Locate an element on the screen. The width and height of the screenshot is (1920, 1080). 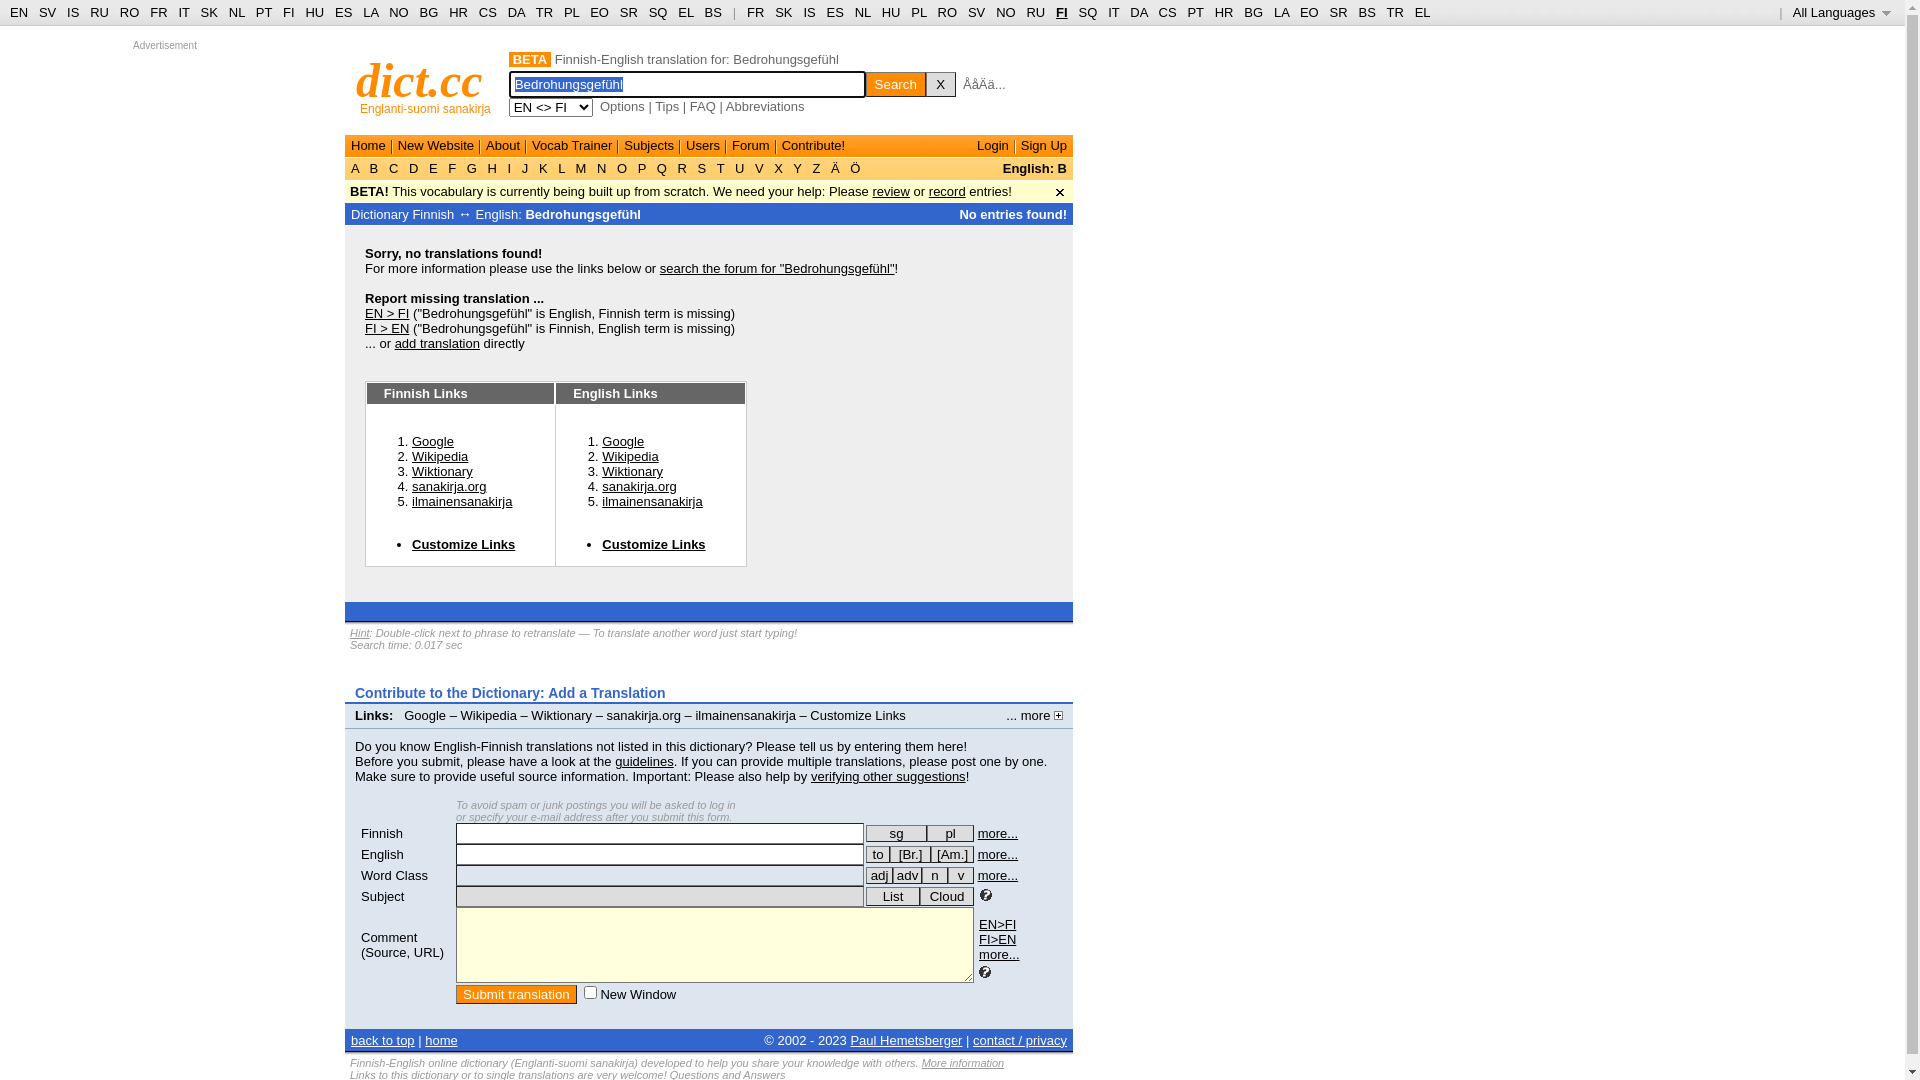
'M' is located at coordinates (579, 167).